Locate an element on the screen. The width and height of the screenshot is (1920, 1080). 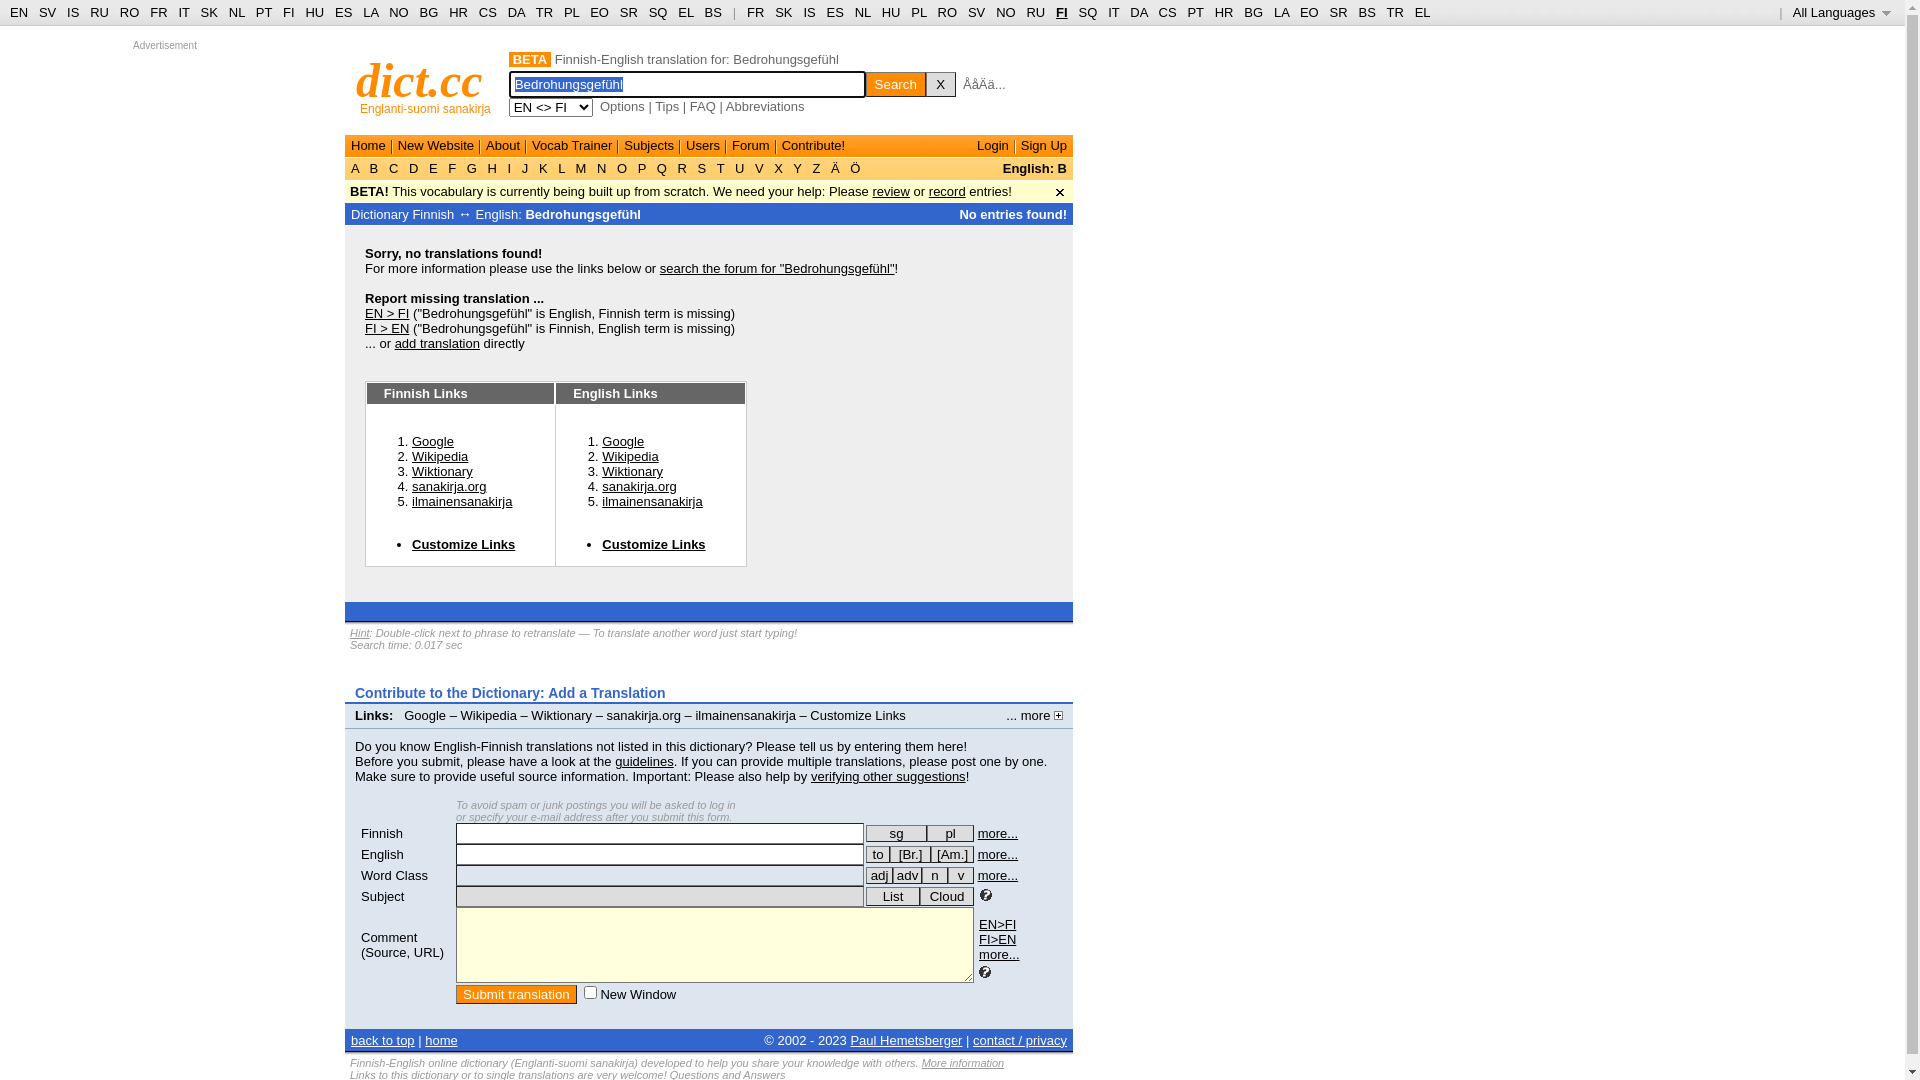
'M' is located at coordinates (579, 167).